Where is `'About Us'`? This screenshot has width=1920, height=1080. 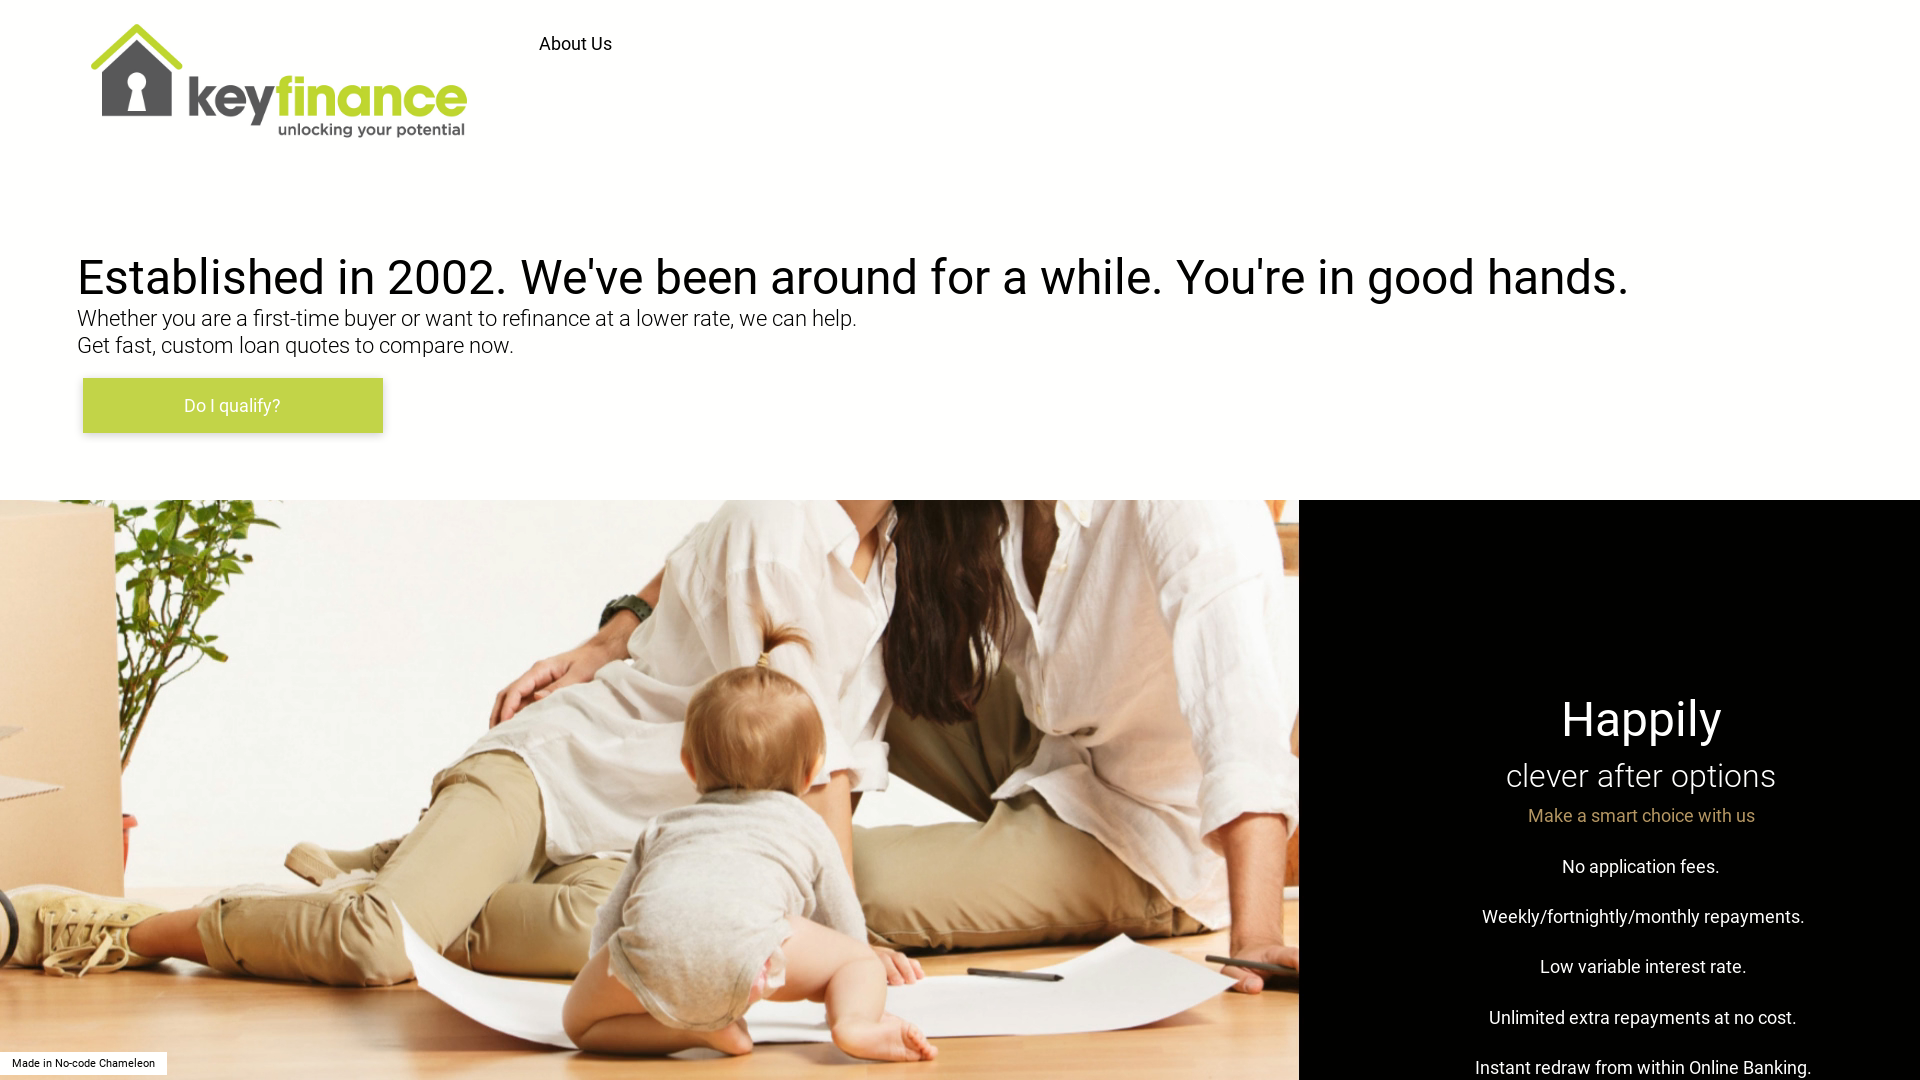
'About Us' is located at coordinates (577, 43).